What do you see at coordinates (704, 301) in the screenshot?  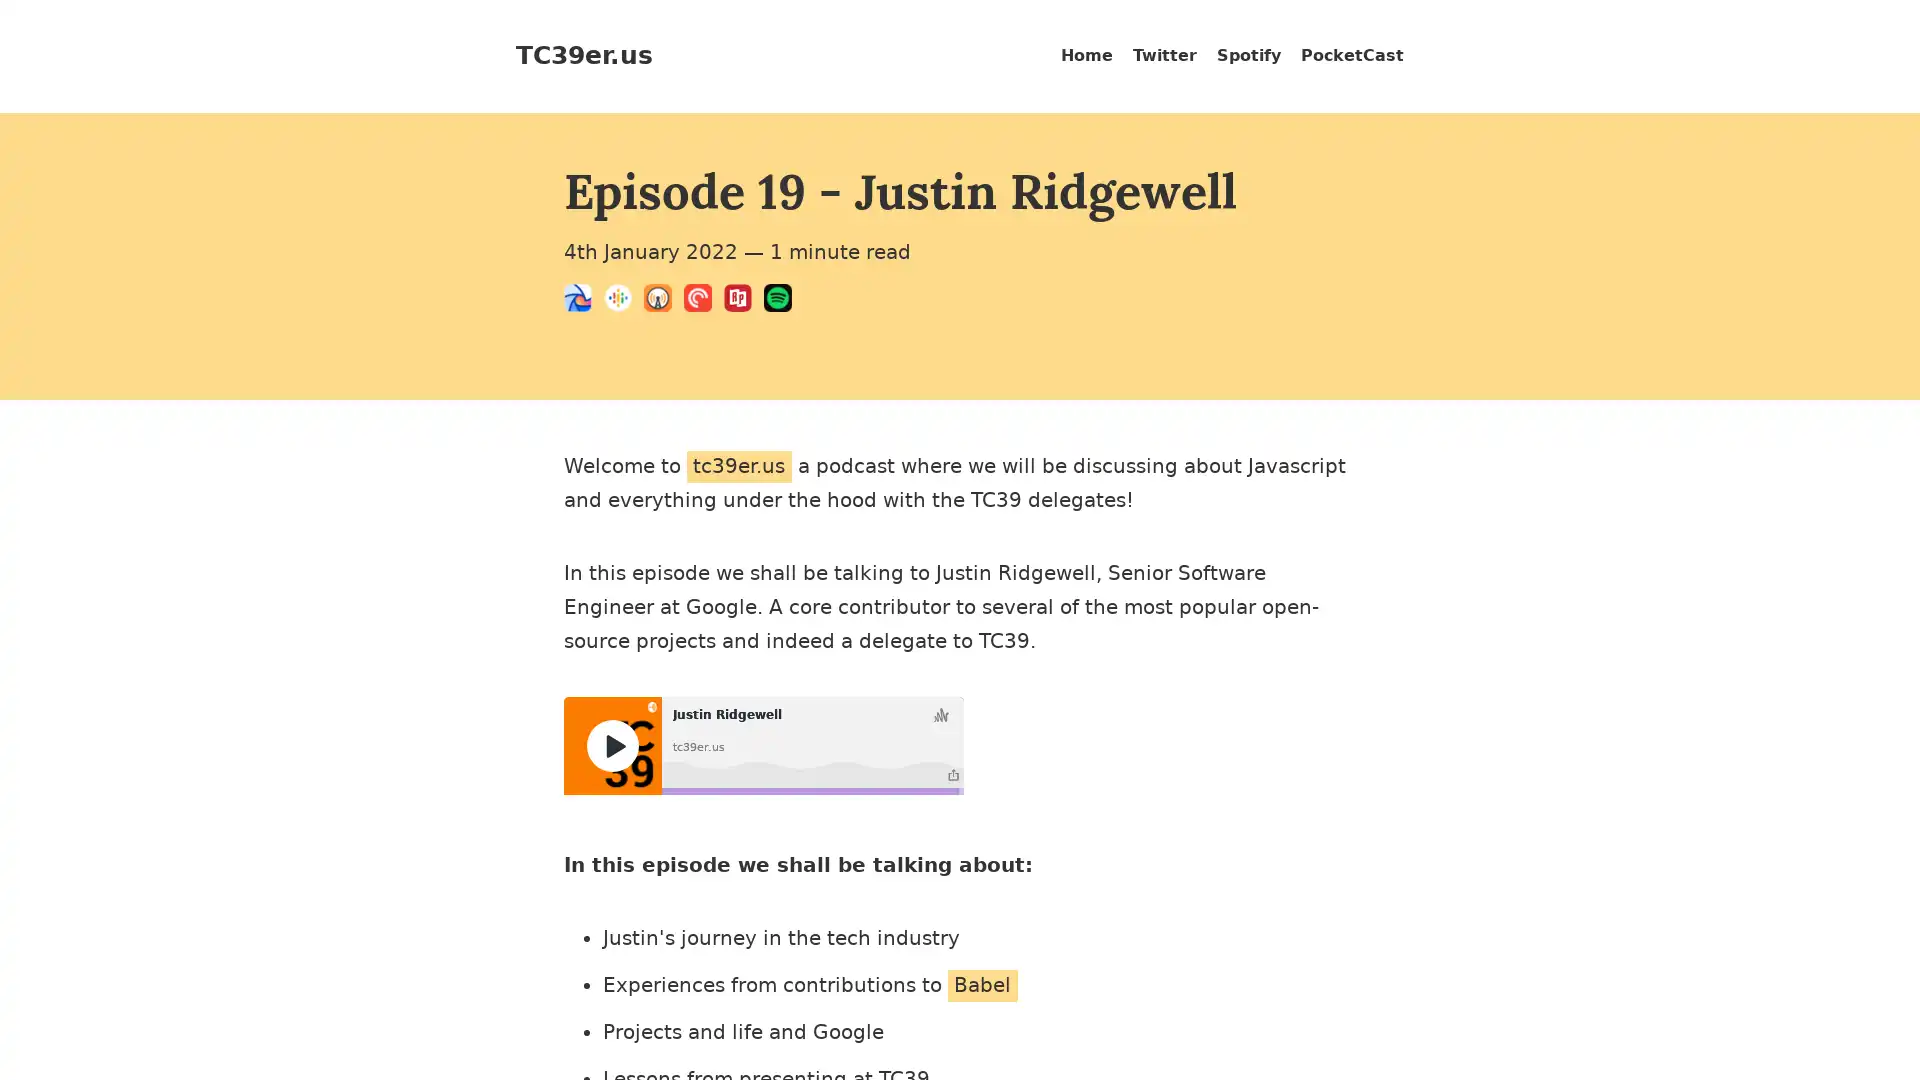 I see `Pocket Casts Logo` at bounding box center [704, 301].